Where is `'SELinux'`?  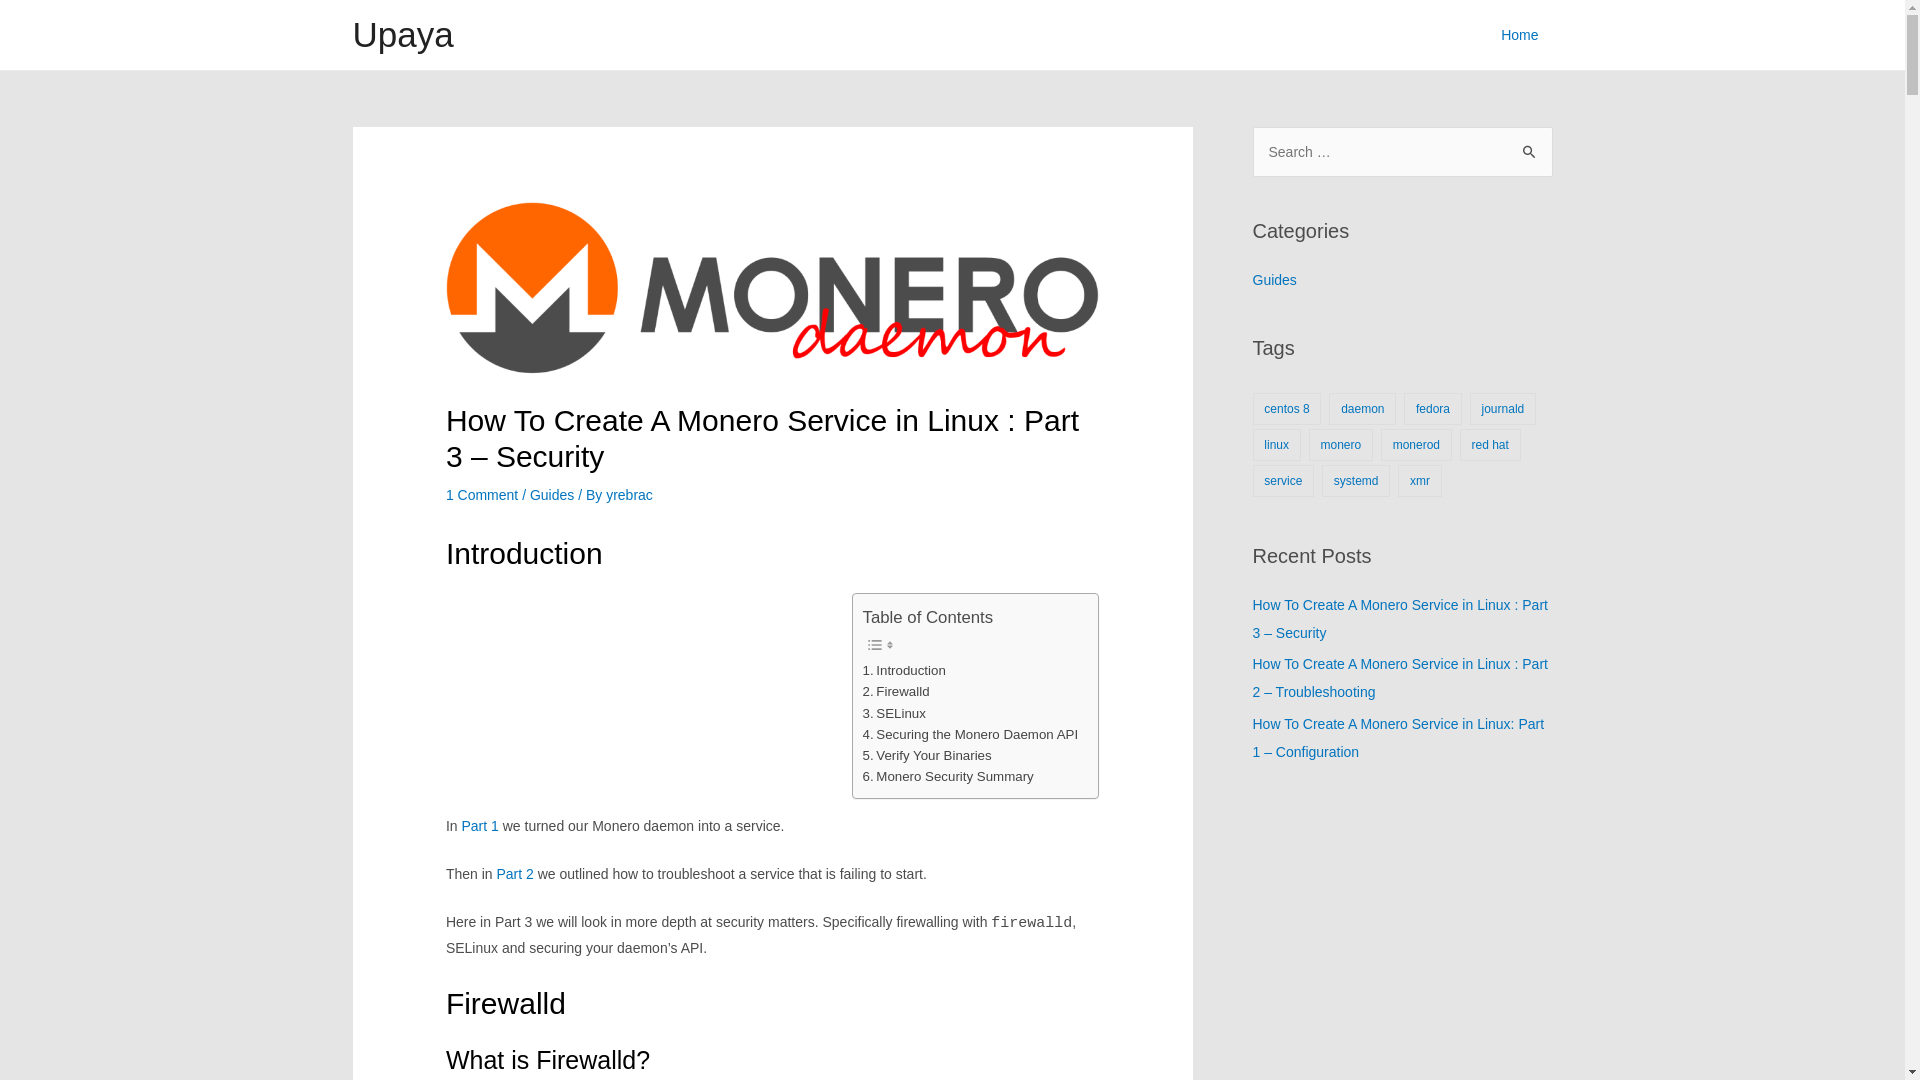 'SELinux' is located at coordinates (893, 712).